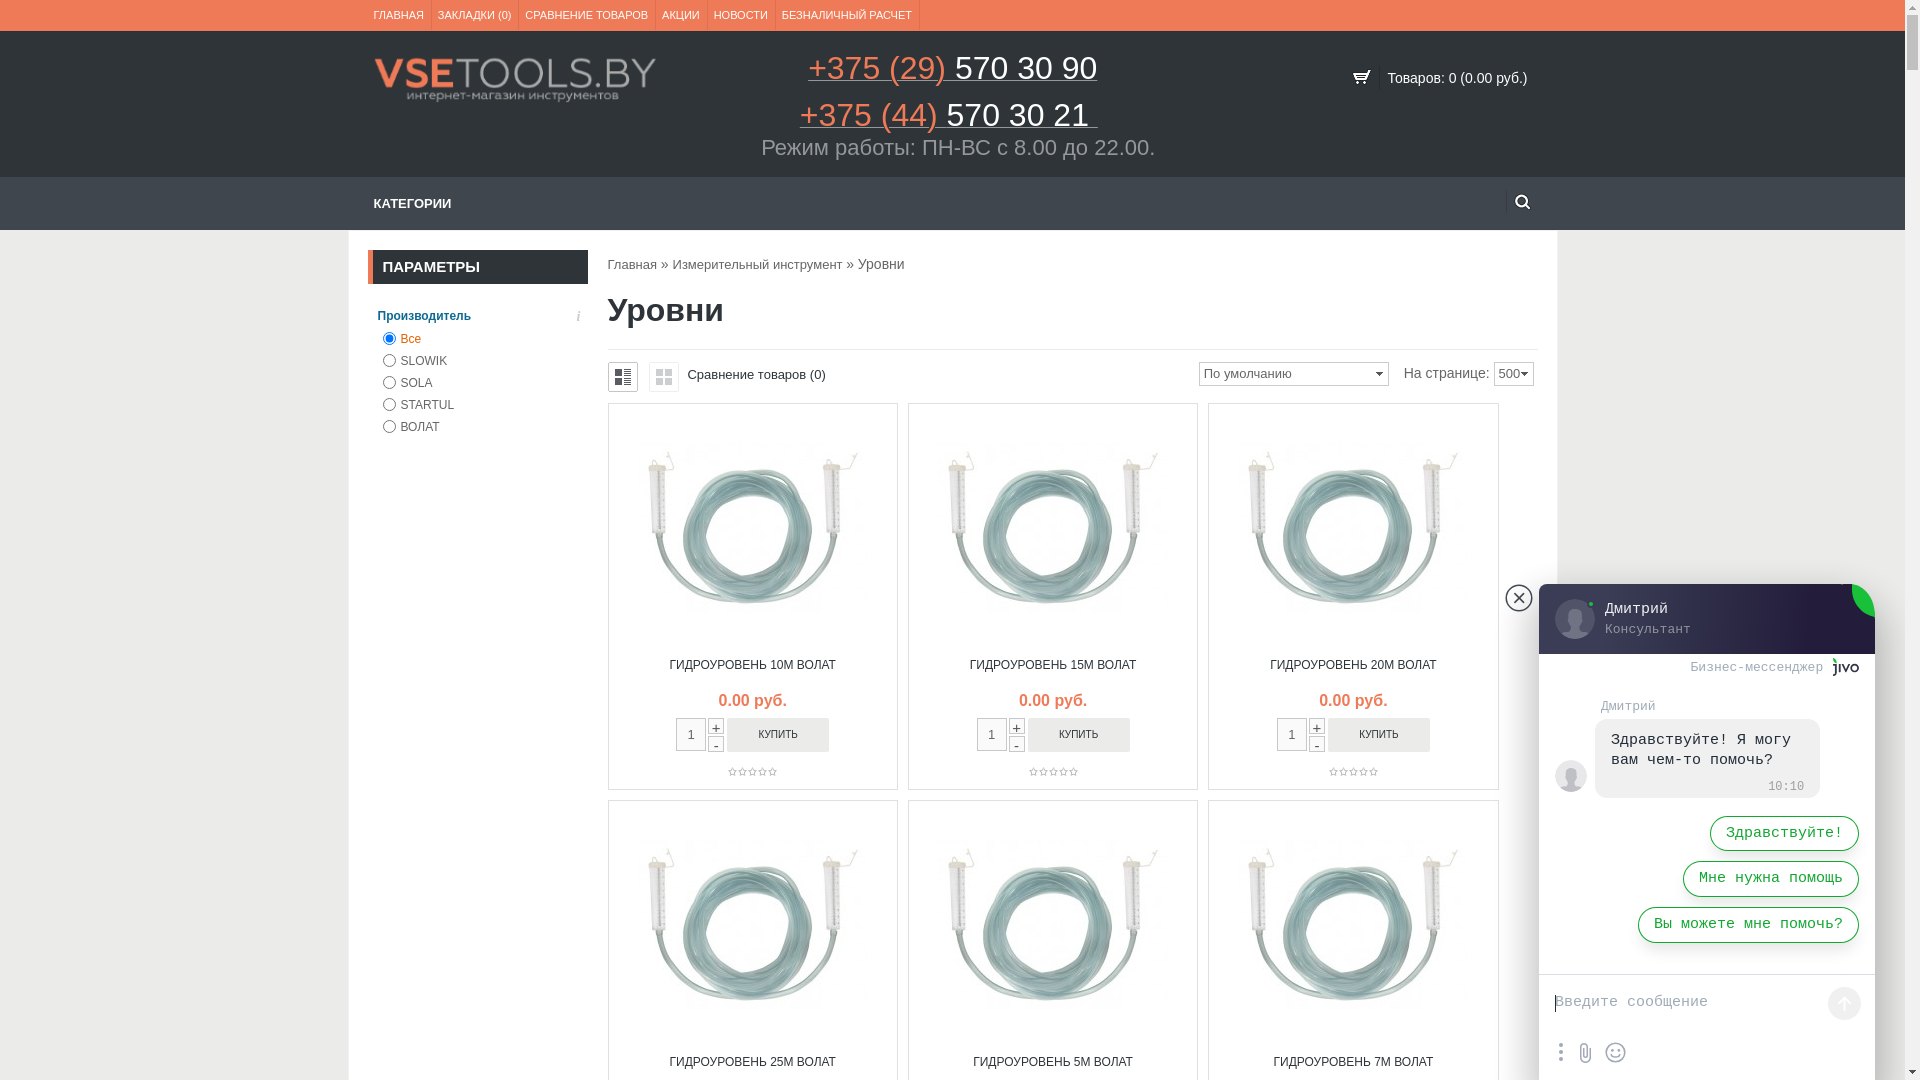 Image resolution: width=1920 pixels, height=1080 pixels. I want to click on '+375 (44) 570 30 21 ', so click(800, 121).